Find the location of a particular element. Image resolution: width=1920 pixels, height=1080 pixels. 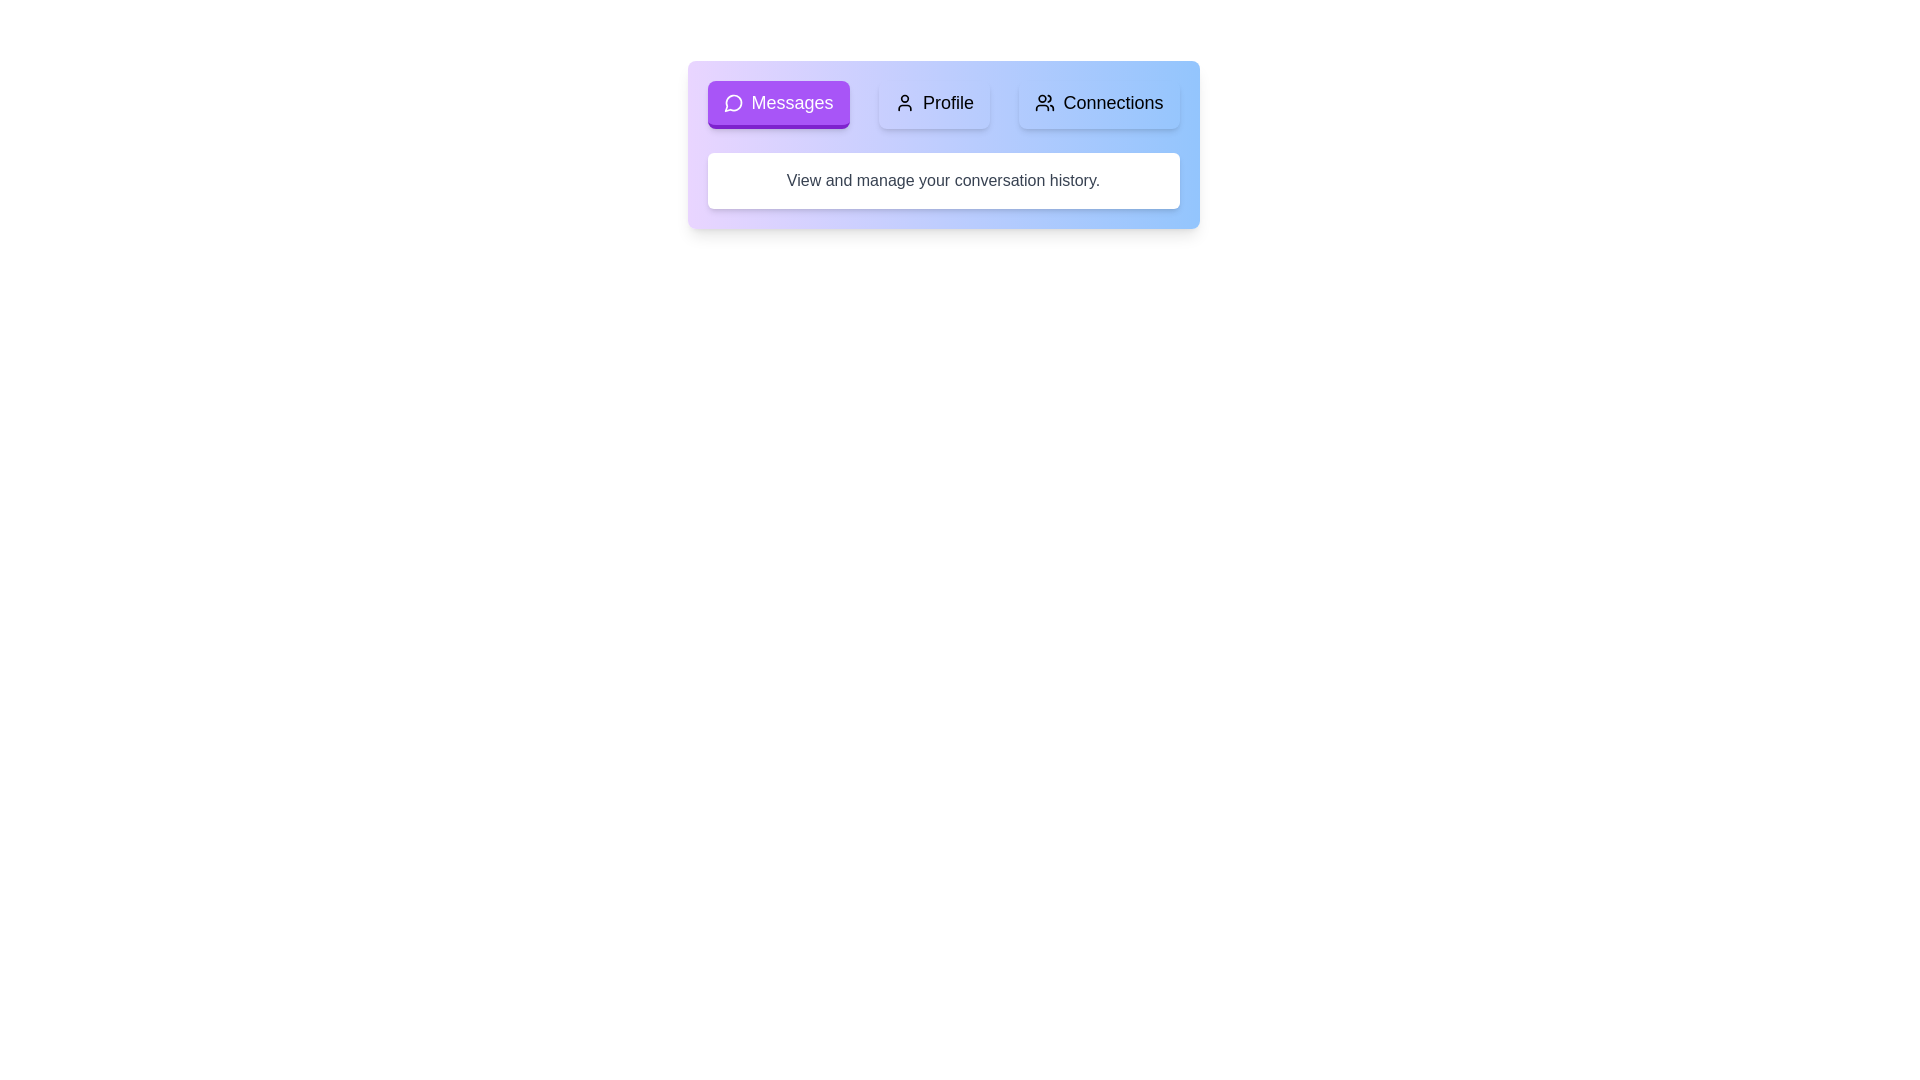

the Navigation bar containing the Messages, Profile, and Connections buttons is located at coordinates (942, 104).